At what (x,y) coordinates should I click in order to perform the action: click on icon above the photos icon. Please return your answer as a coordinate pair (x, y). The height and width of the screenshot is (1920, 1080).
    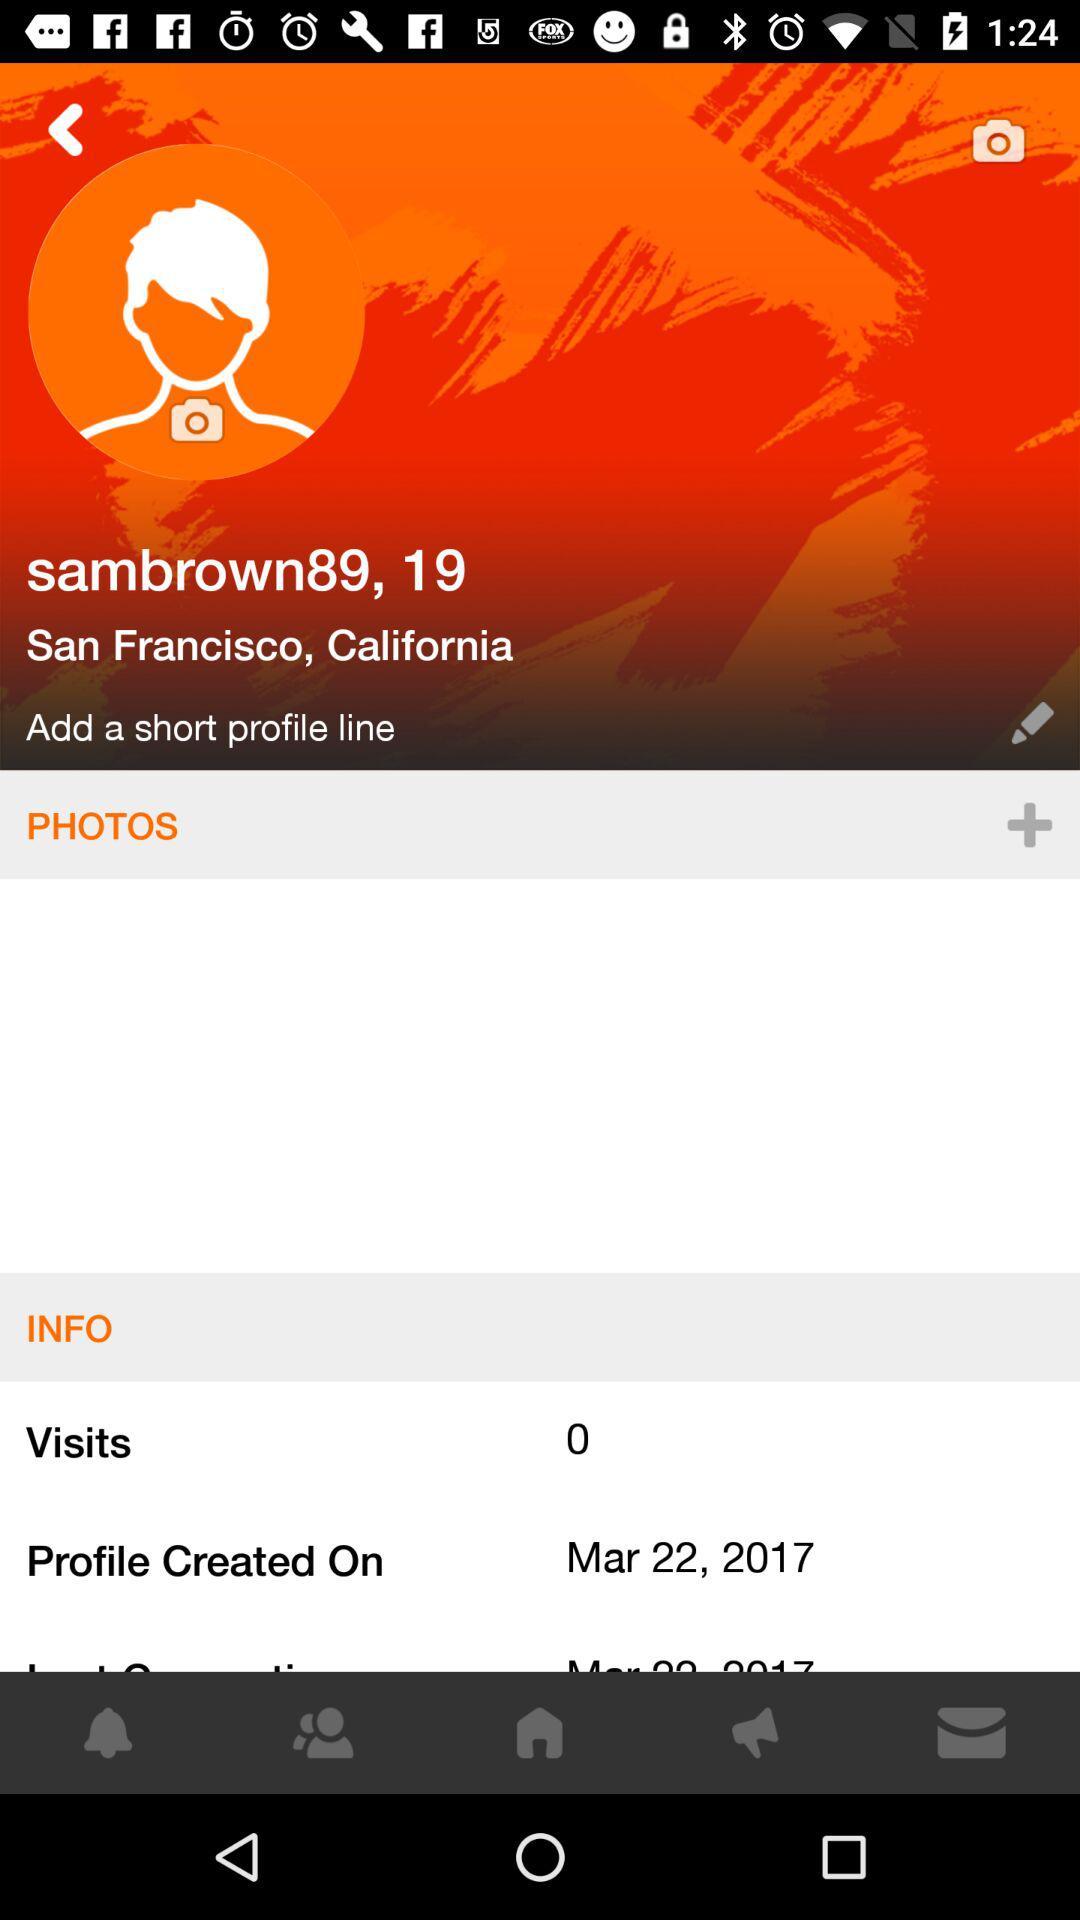
    Looking at the image, I should click on (1032, 722).